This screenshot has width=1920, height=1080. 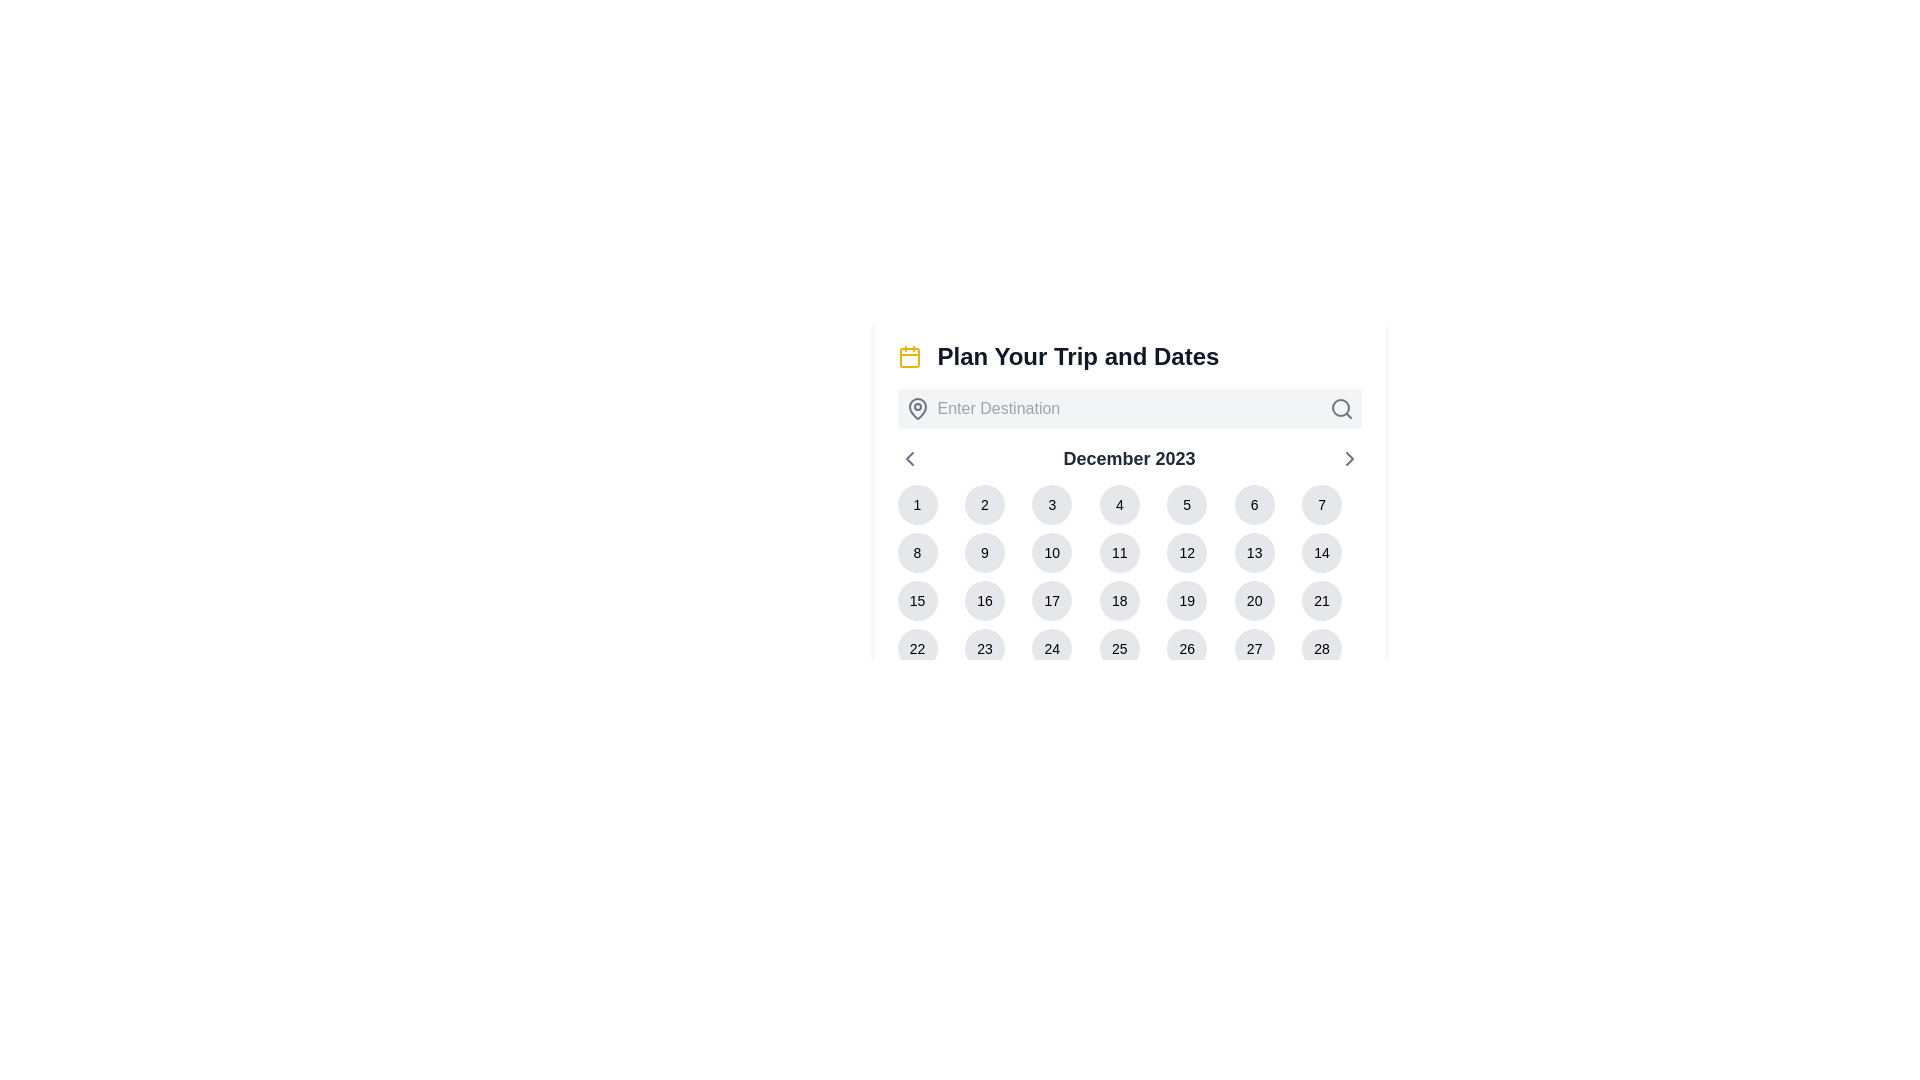 What do you see at coordinates (916, 504) in the screenshot?
I see `the circular button with a light gray background and the number '1' displayed in black` at bounding box center [916, 504].